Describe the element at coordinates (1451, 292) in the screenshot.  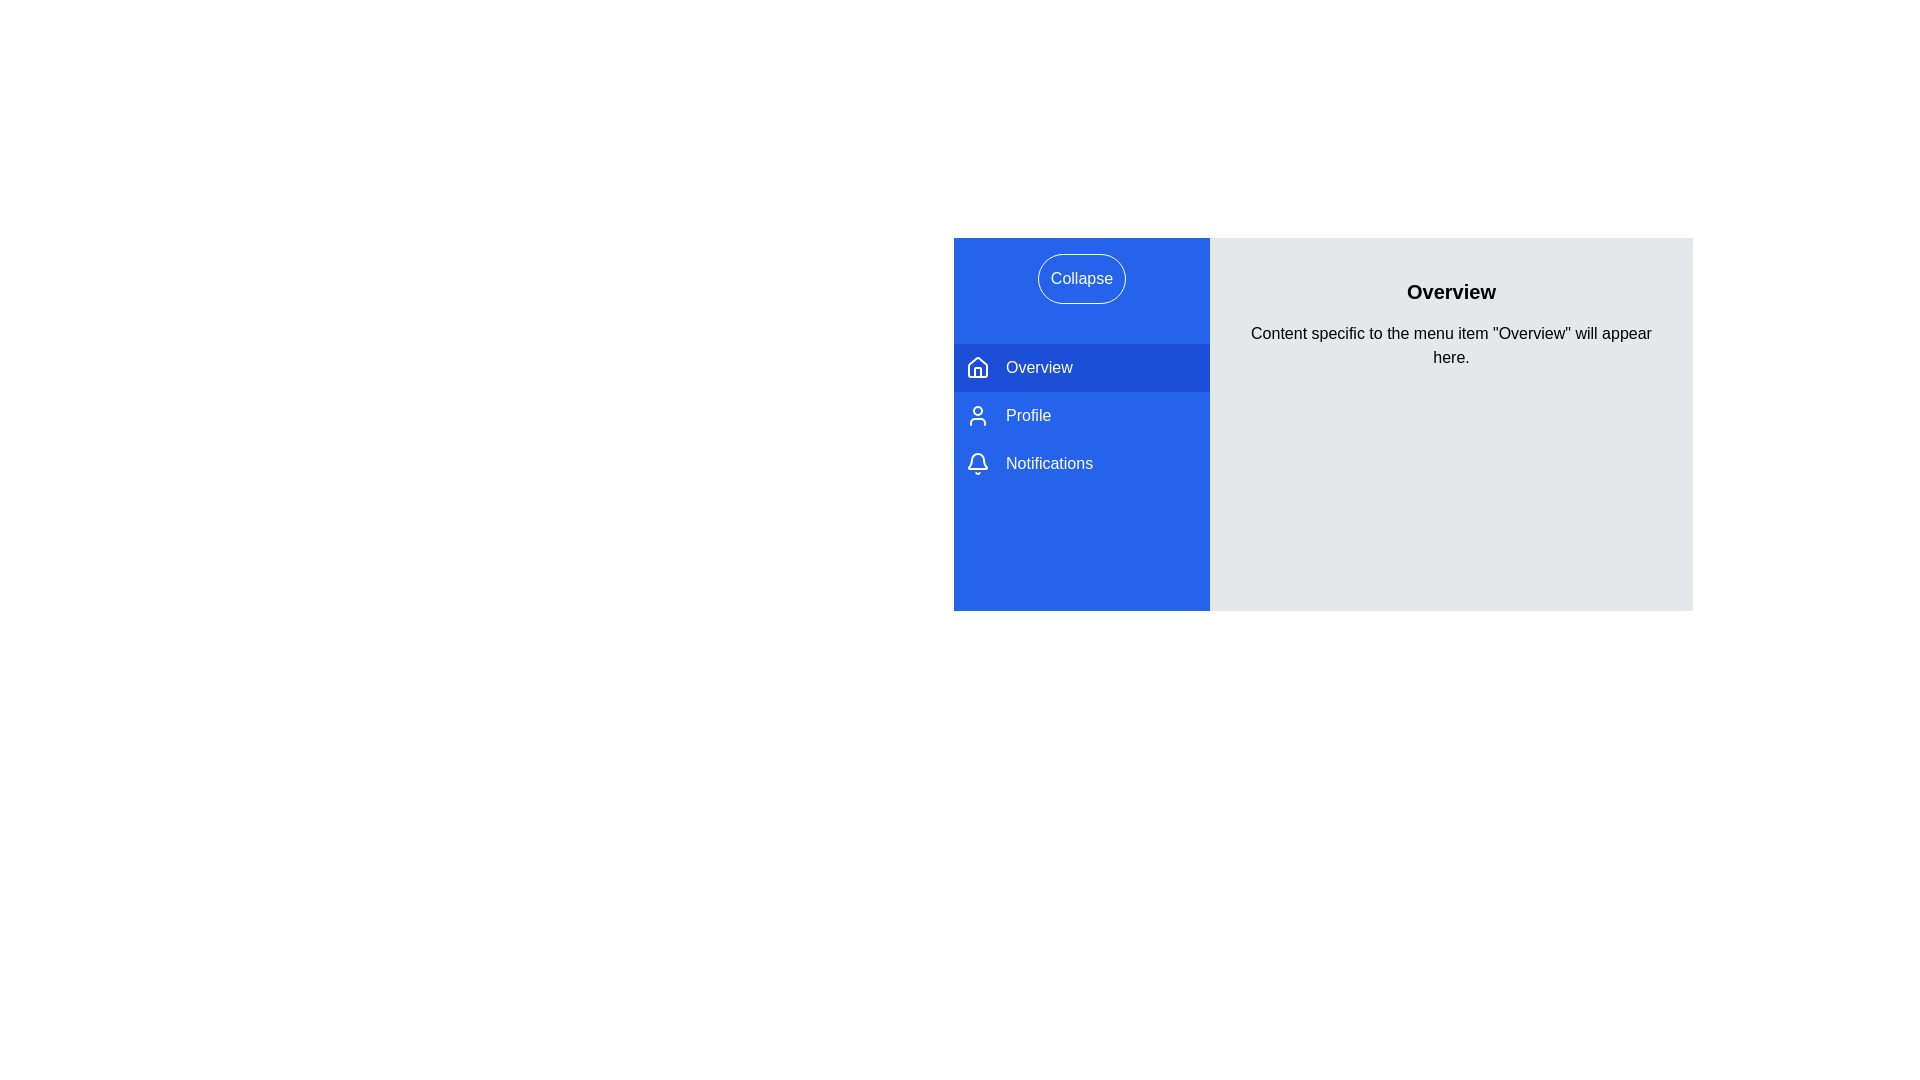
I see `prominent 'Overview' text label located at the top of the gray content area, styled in bold and large sans-serif font` at that location.